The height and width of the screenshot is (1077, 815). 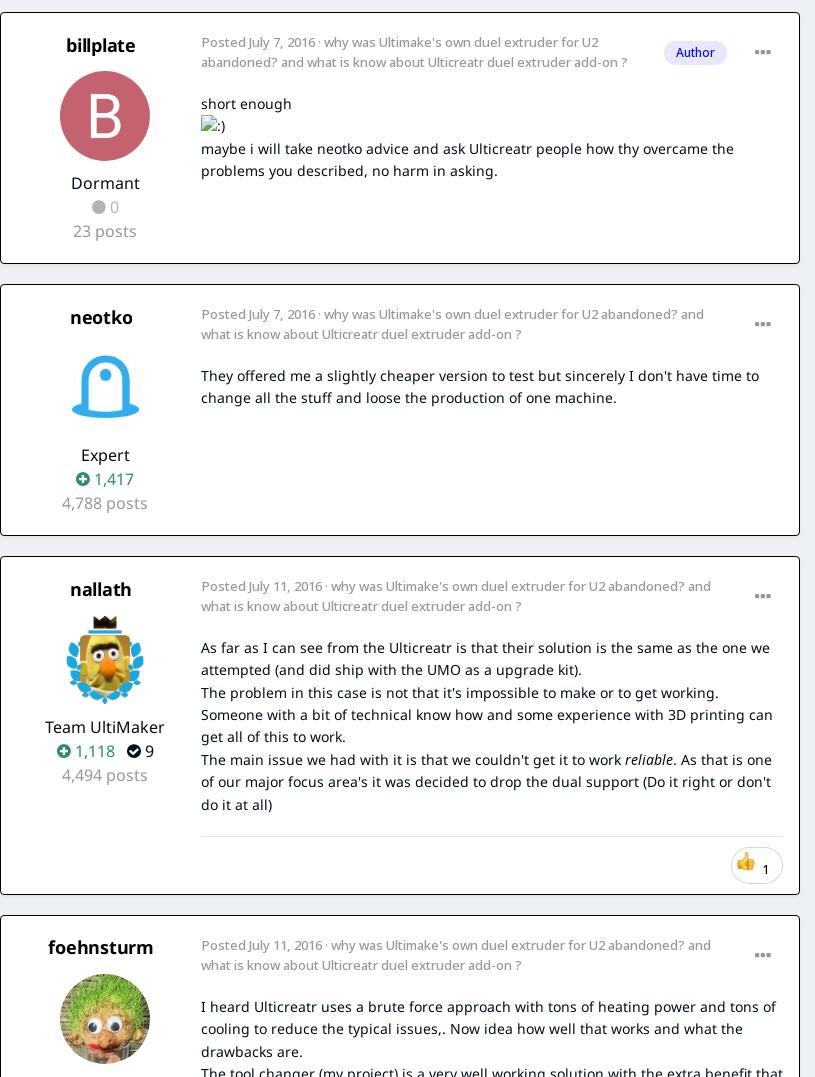 What do you see at coordinates (99, 315) in the screenshot?
I see `'neotko'` at bounding box center [99, 315].